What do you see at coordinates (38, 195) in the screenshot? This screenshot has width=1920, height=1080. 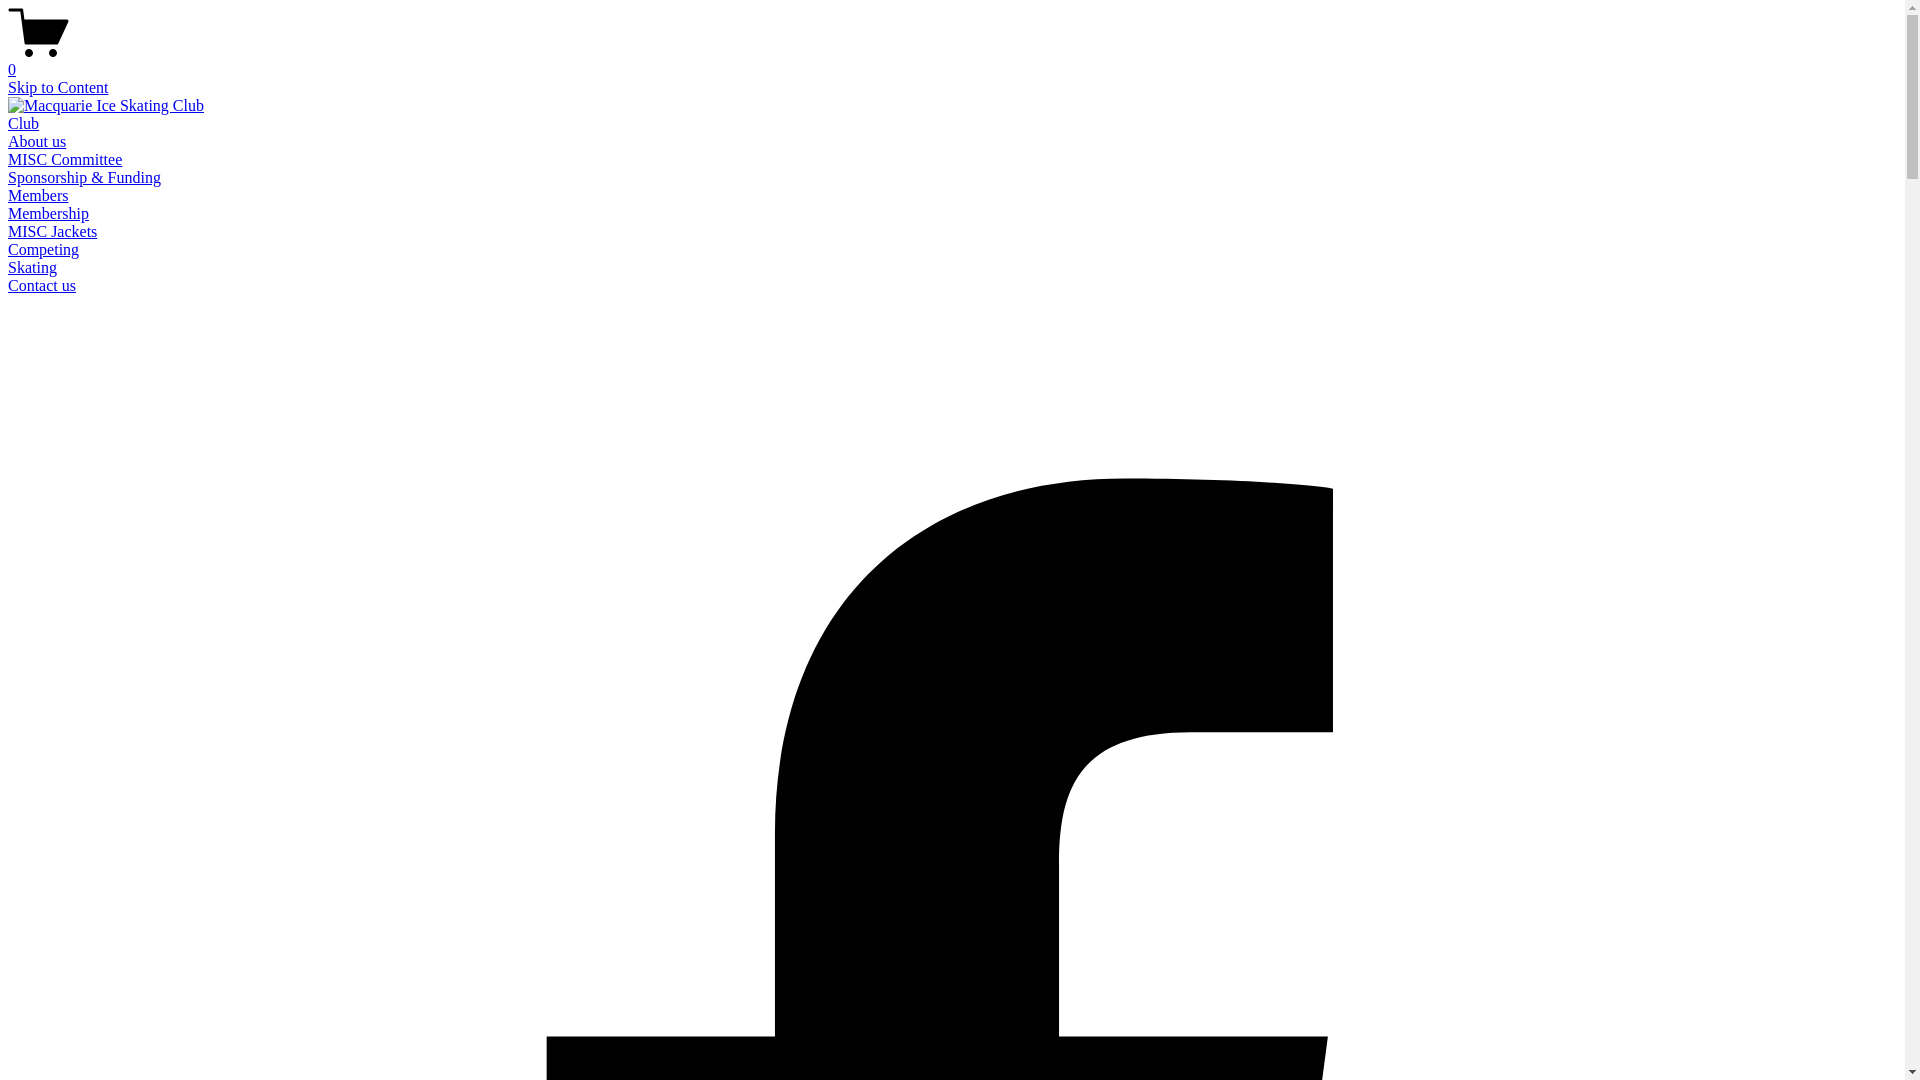 I see `'Members'` at bounding box center [38, 195].